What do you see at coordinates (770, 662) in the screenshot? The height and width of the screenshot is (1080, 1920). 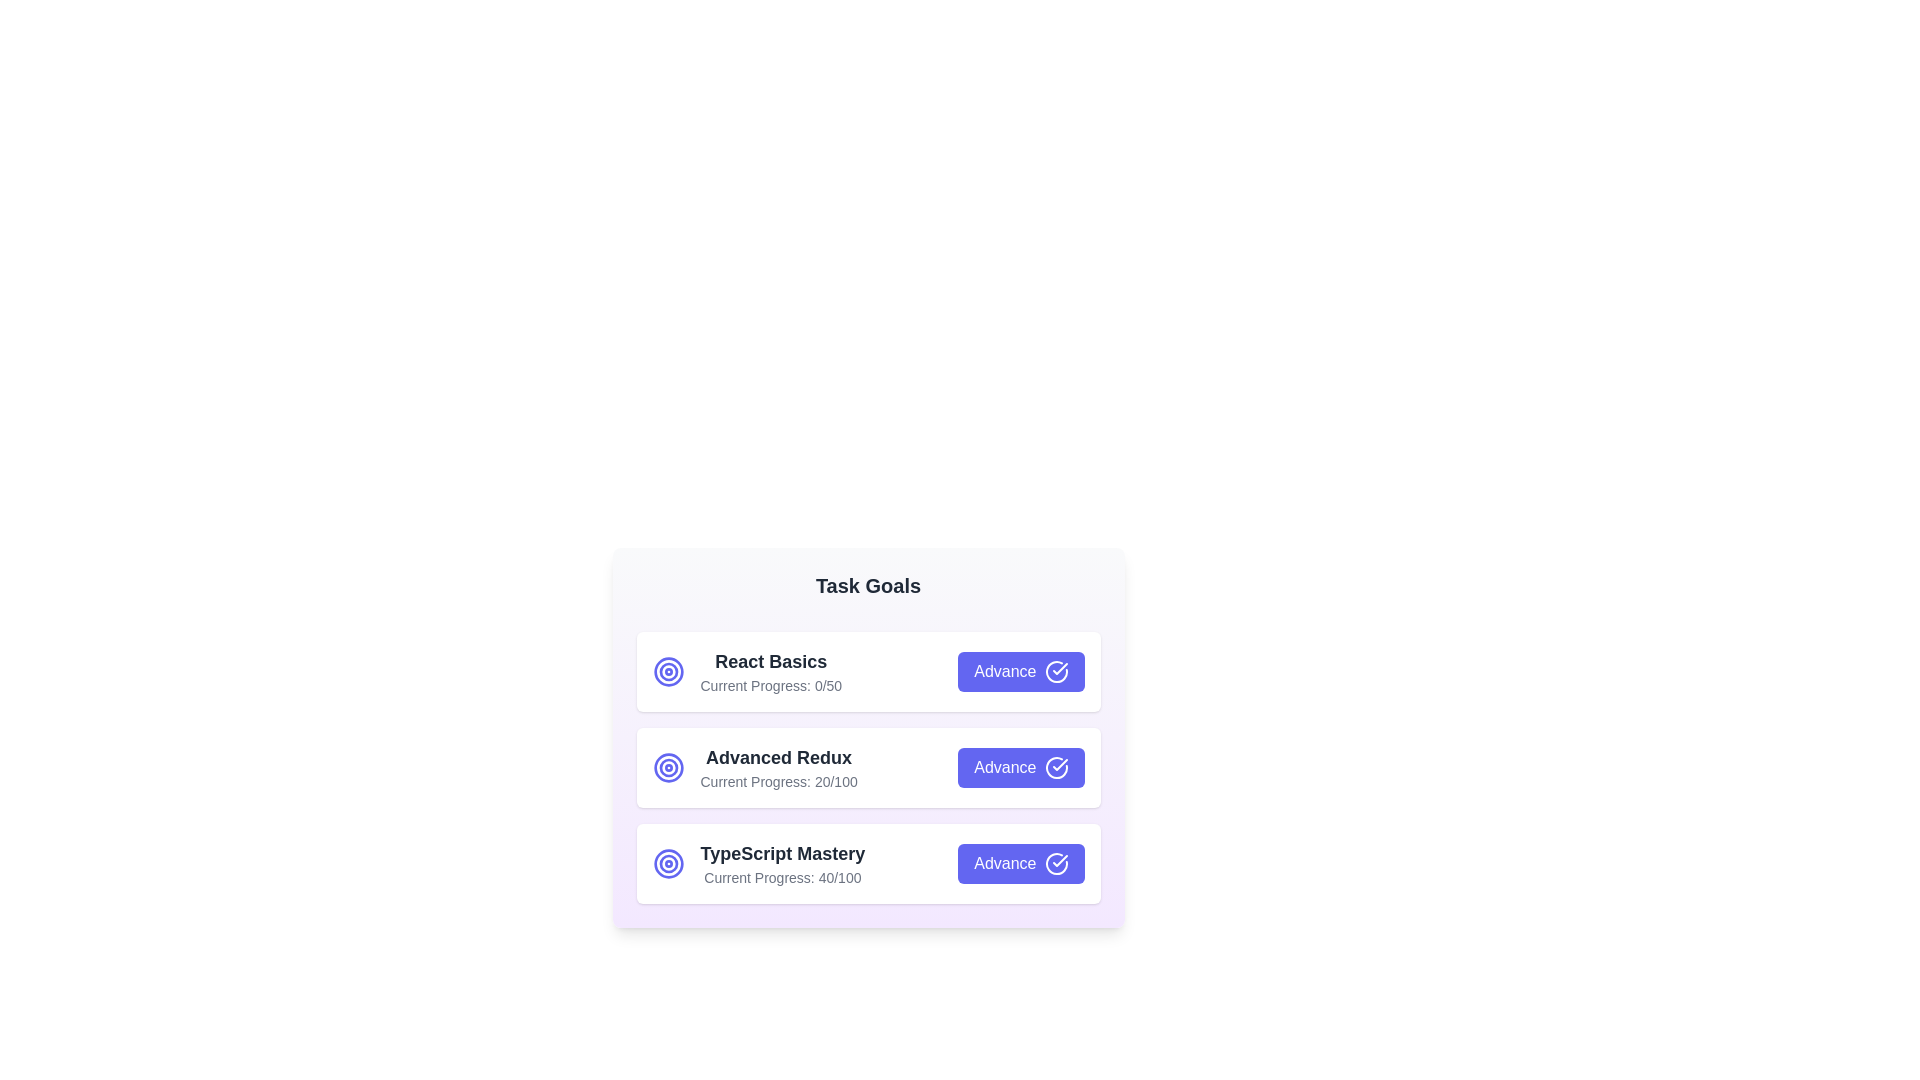 I see `the header text label 'React Basics', which is styled in bold and larger font, located at the top of the first task card in the 'Task Goals' section` at bounding box center [770, 662].